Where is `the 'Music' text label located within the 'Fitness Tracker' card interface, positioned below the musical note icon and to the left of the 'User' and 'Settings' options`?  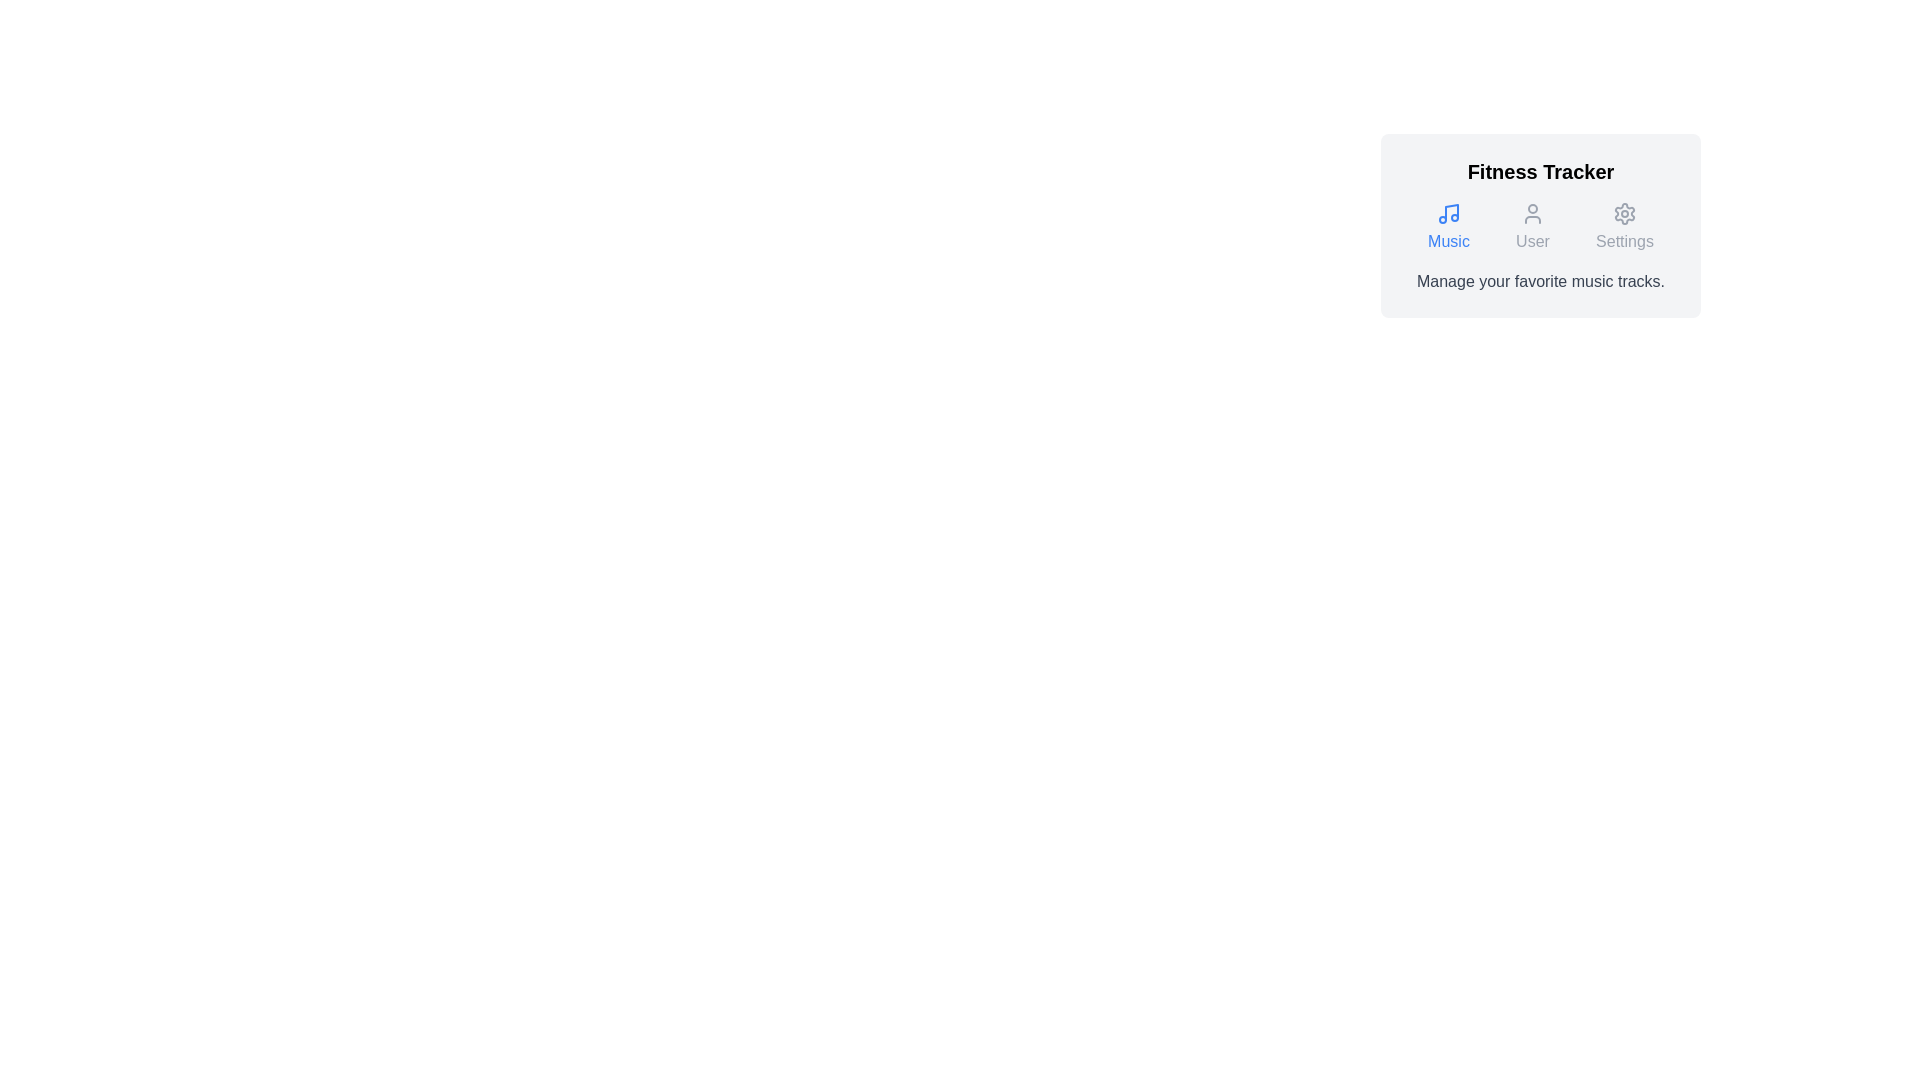
the 'Music' text label located within the 'Fitness Tracker' card interface, positioned below the musical note icon and to the left of the 'User' and 'Settings' options is located at coordinates (1449, 241).